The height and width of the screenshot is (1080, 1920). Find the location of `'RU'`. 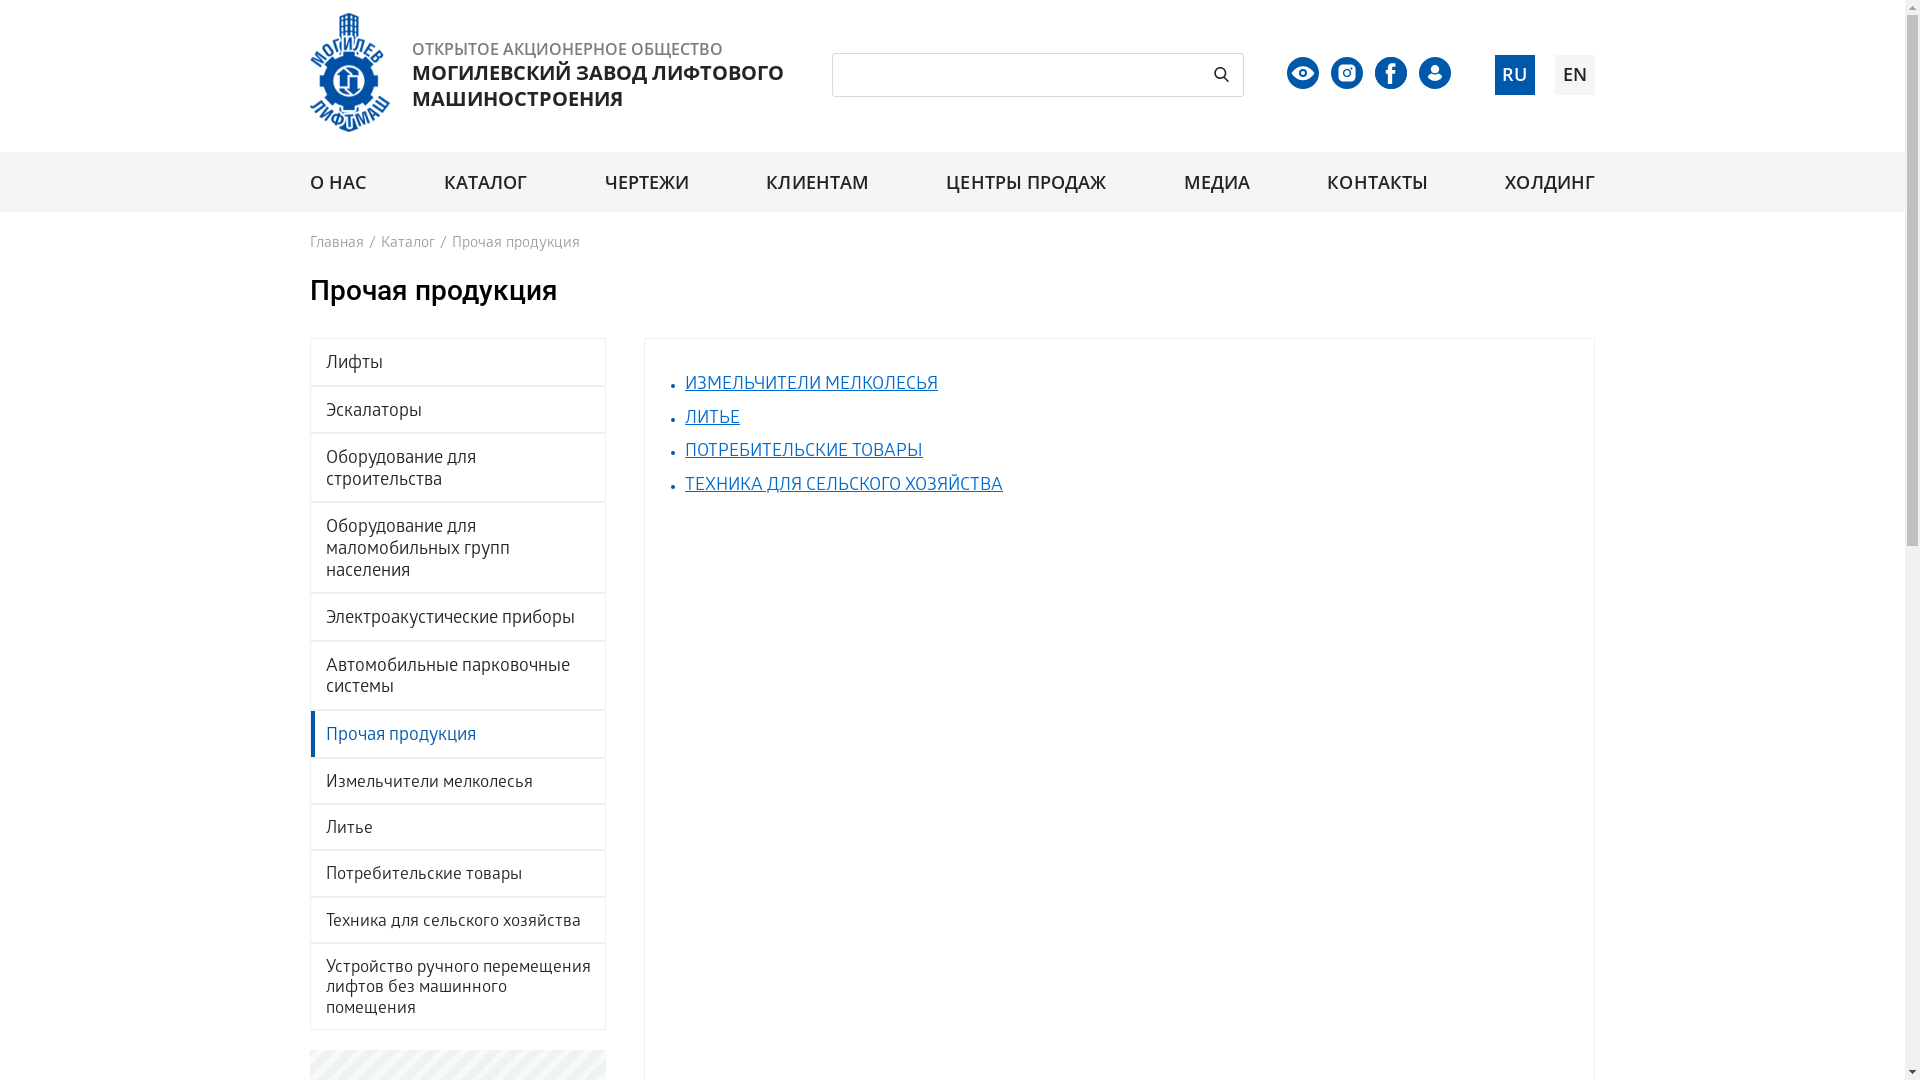

'RU' is located at coordinates (1515, 73).